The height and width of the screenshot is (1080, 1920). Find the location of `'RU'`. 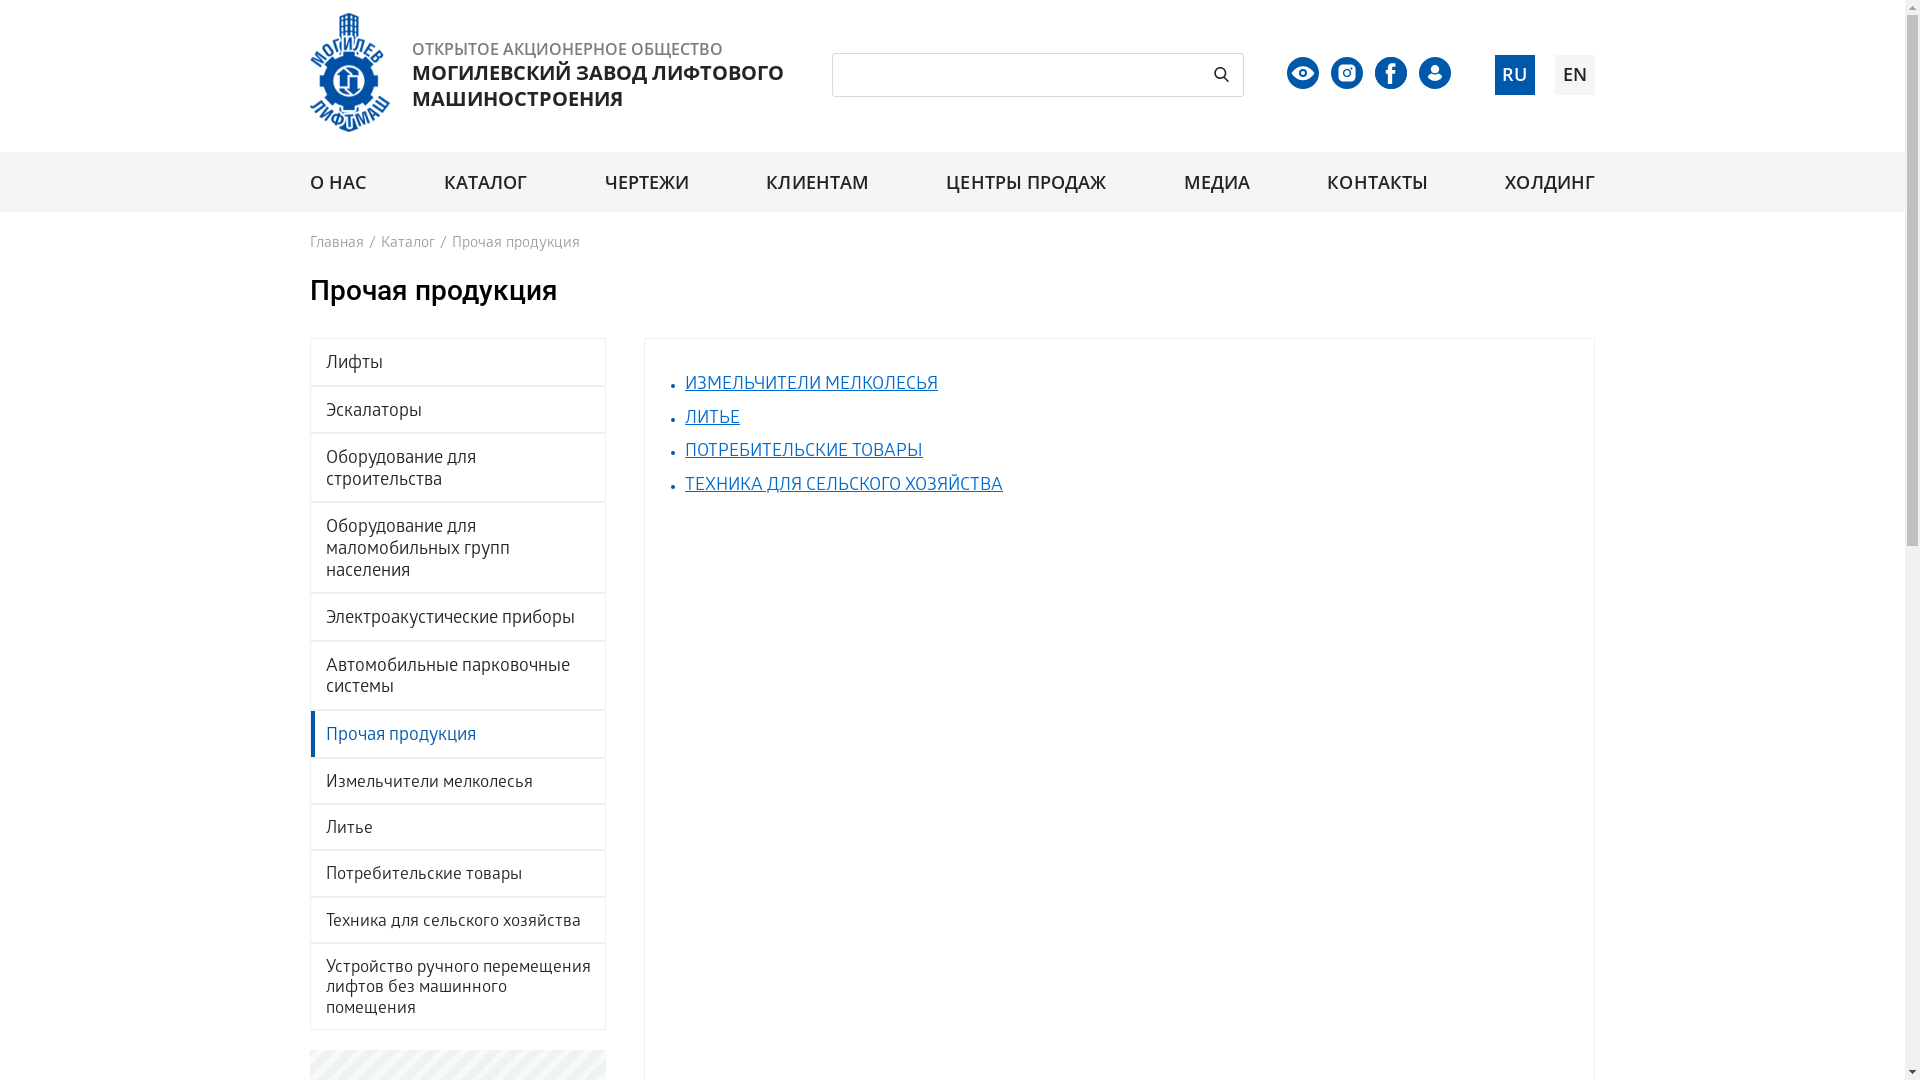

'RU' is located at coordinates (1515, 73).